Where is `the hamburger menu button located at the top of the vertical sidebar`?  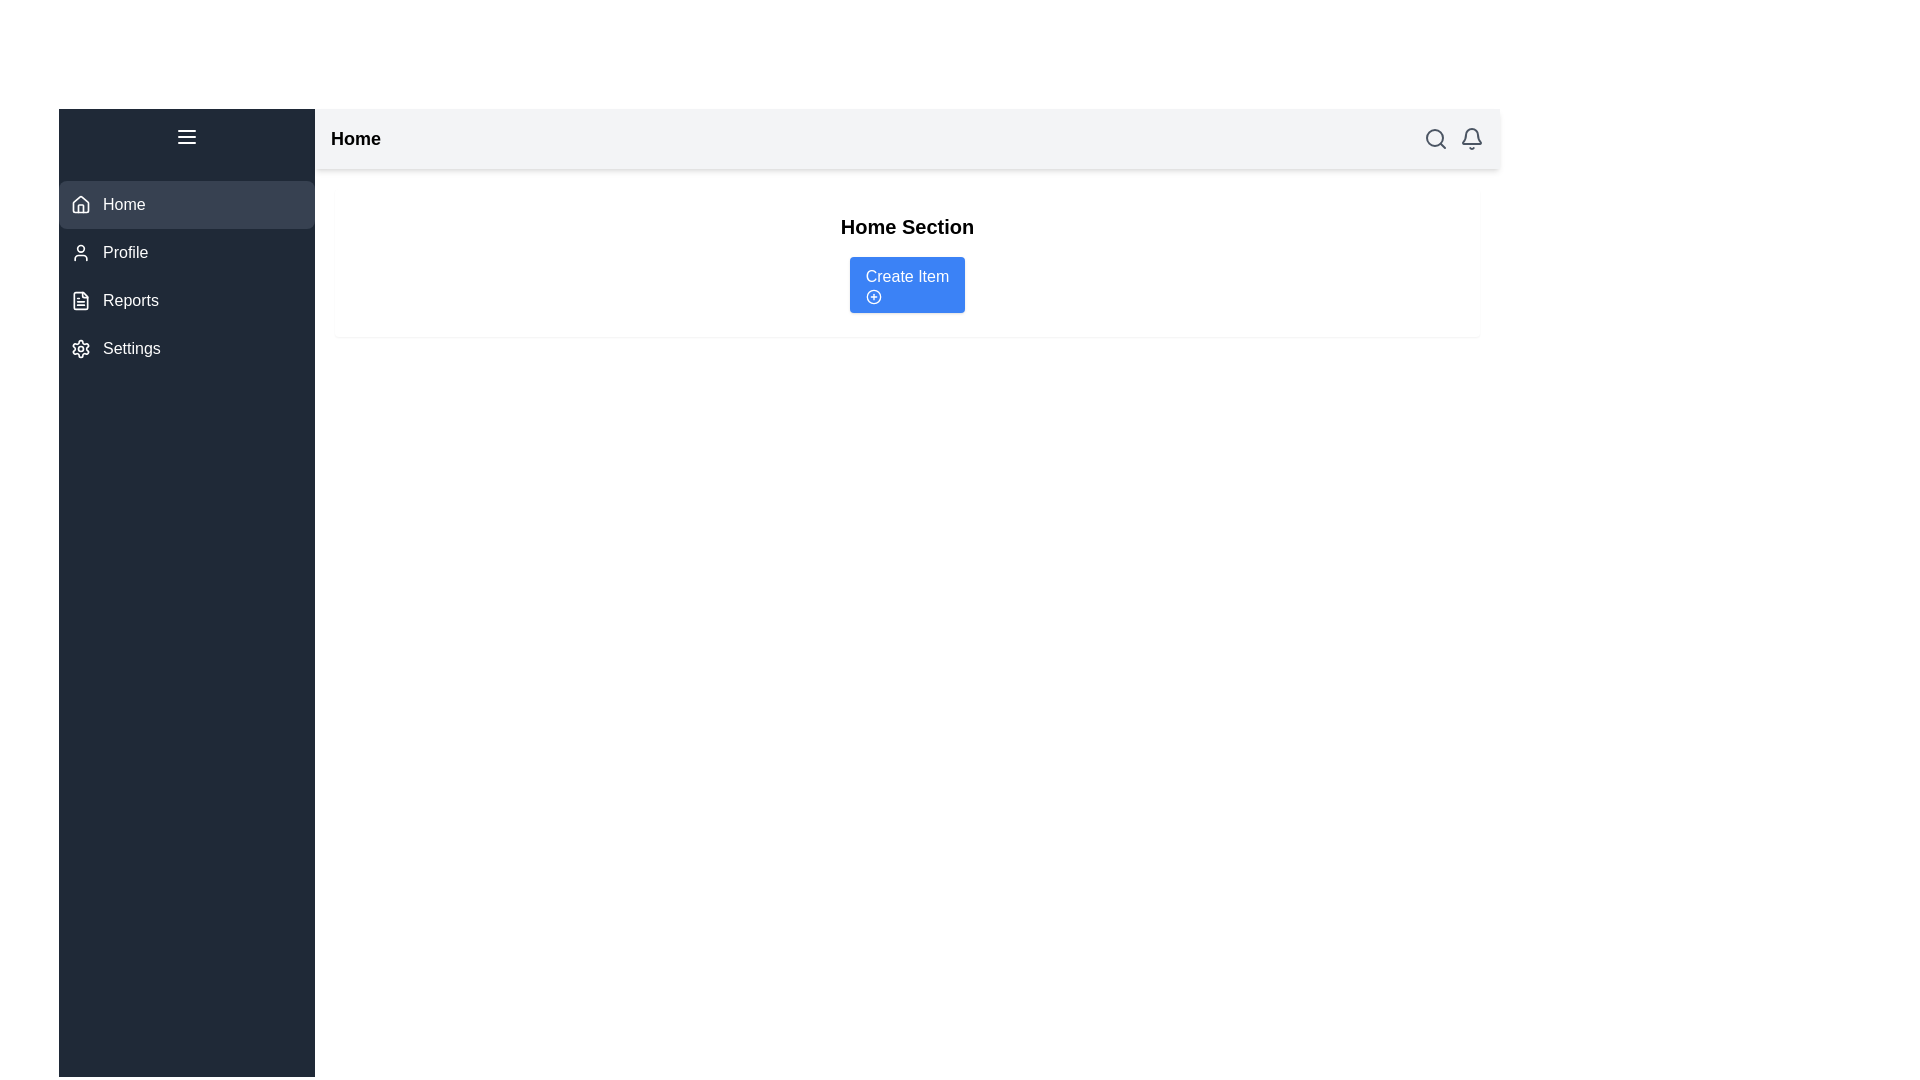 the hamburger menu button located at the top of the vertical sidebar is located at coordinates (187, 136).